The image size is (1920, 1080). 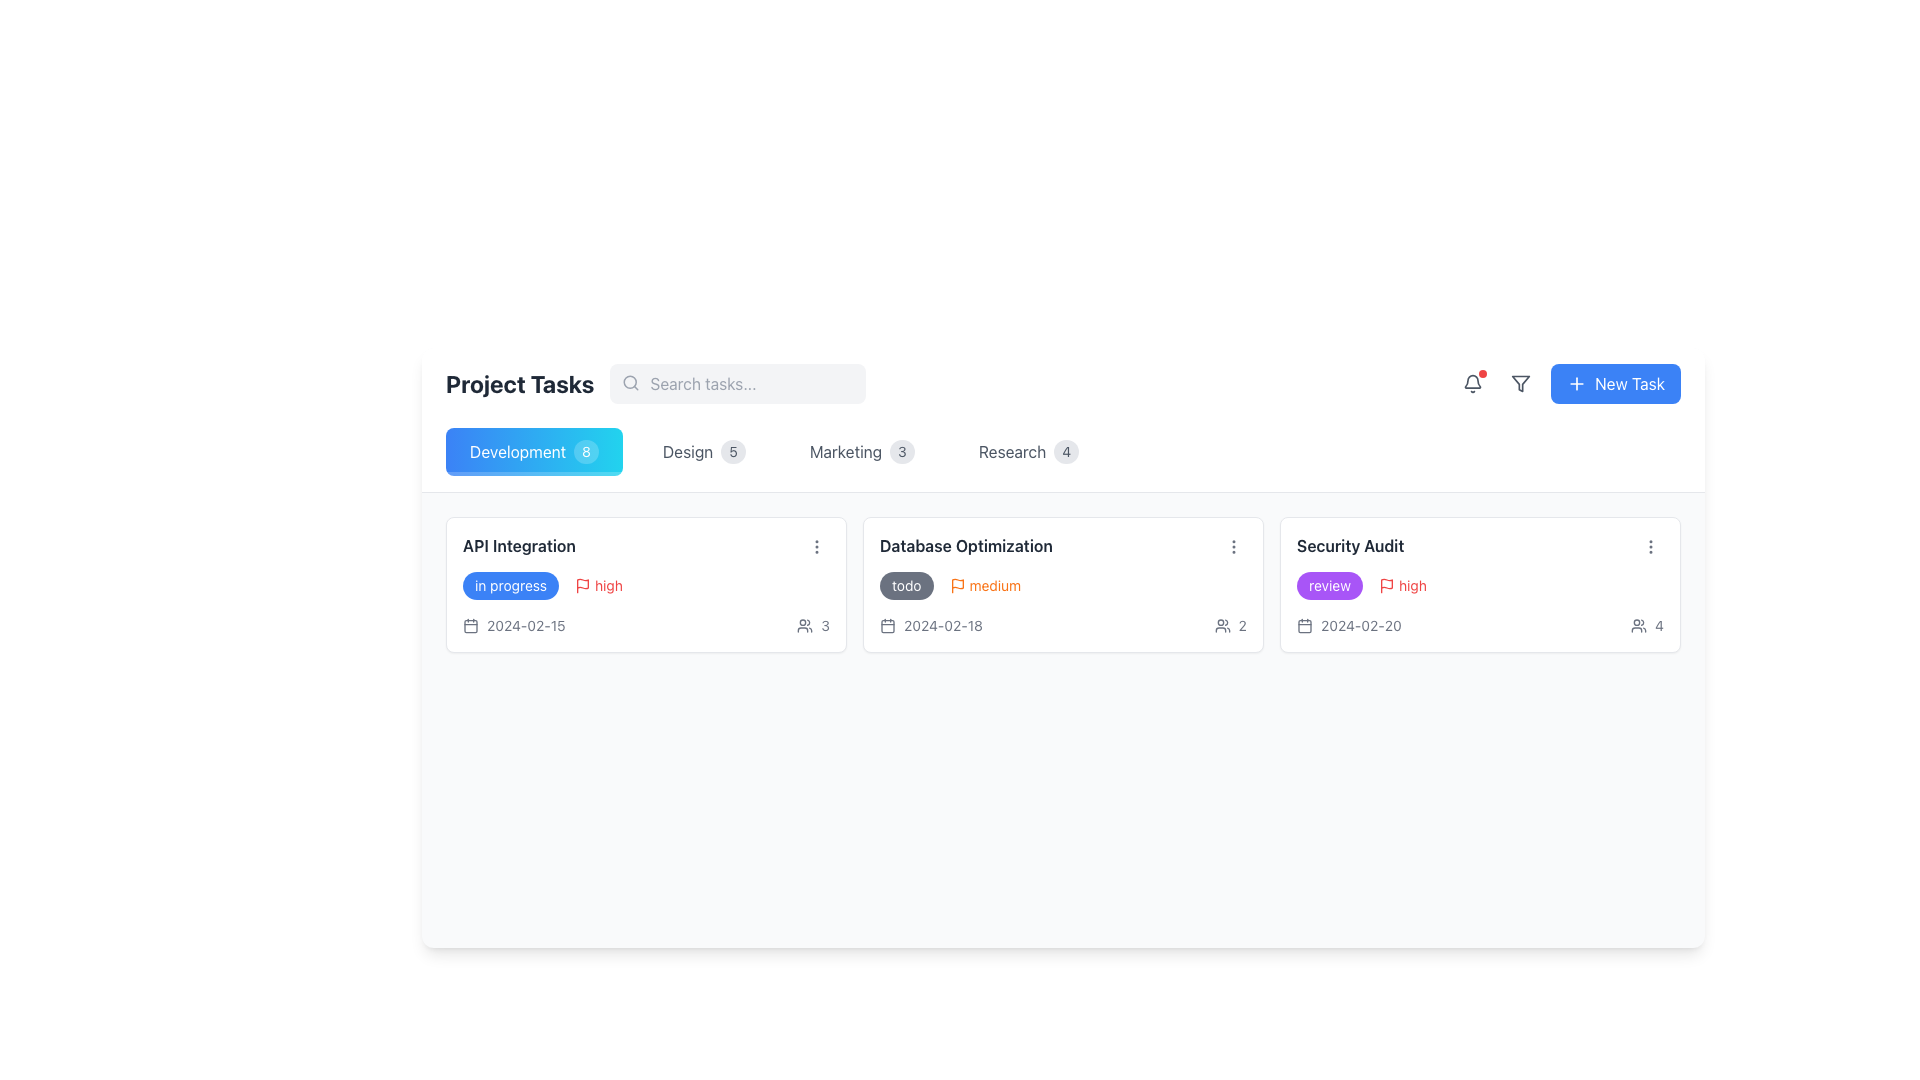 What do you see at coordinates (737, 384) in the screenshot?
I see `the search input field located right-aligned within the 'Project Tasks' section, next to the section title 'Project Tasks'` at bounding box center [737, 384].